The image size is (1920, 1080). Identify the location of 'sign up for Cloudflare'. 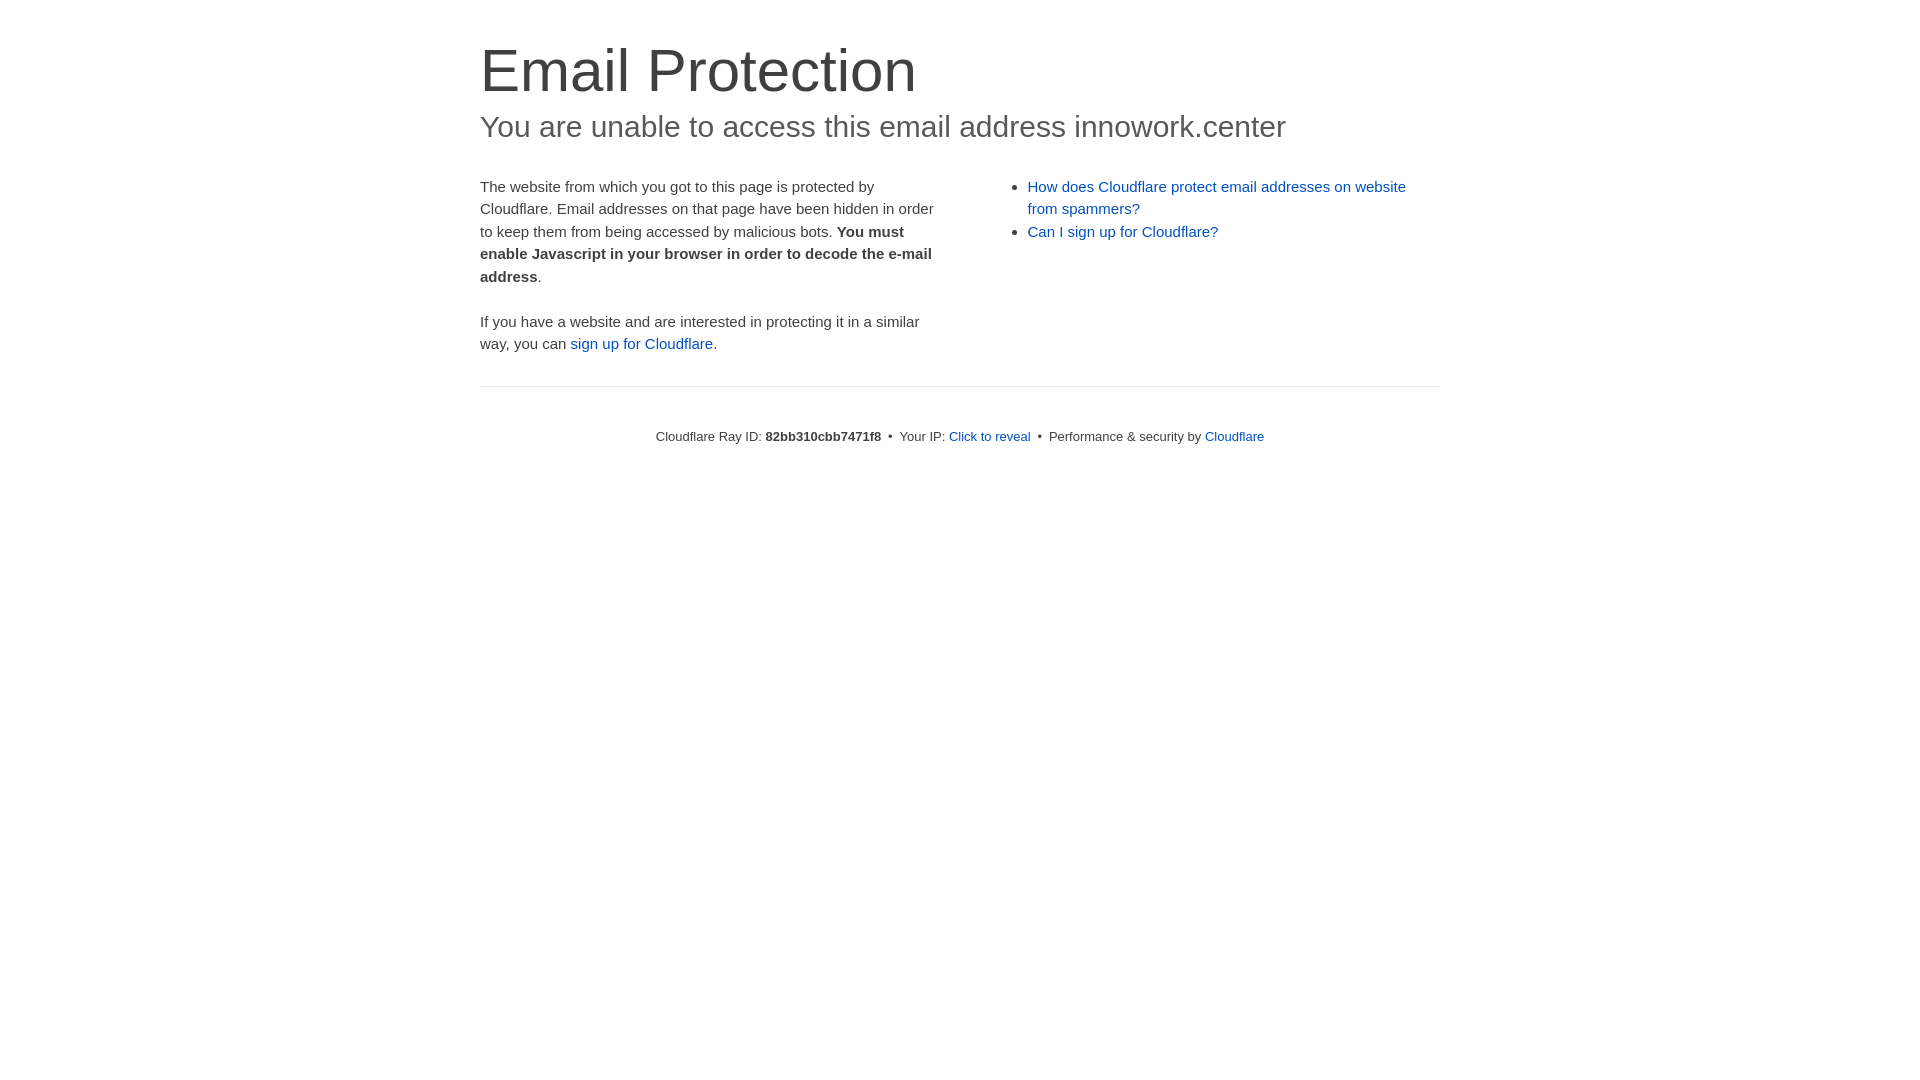
(570, 342).